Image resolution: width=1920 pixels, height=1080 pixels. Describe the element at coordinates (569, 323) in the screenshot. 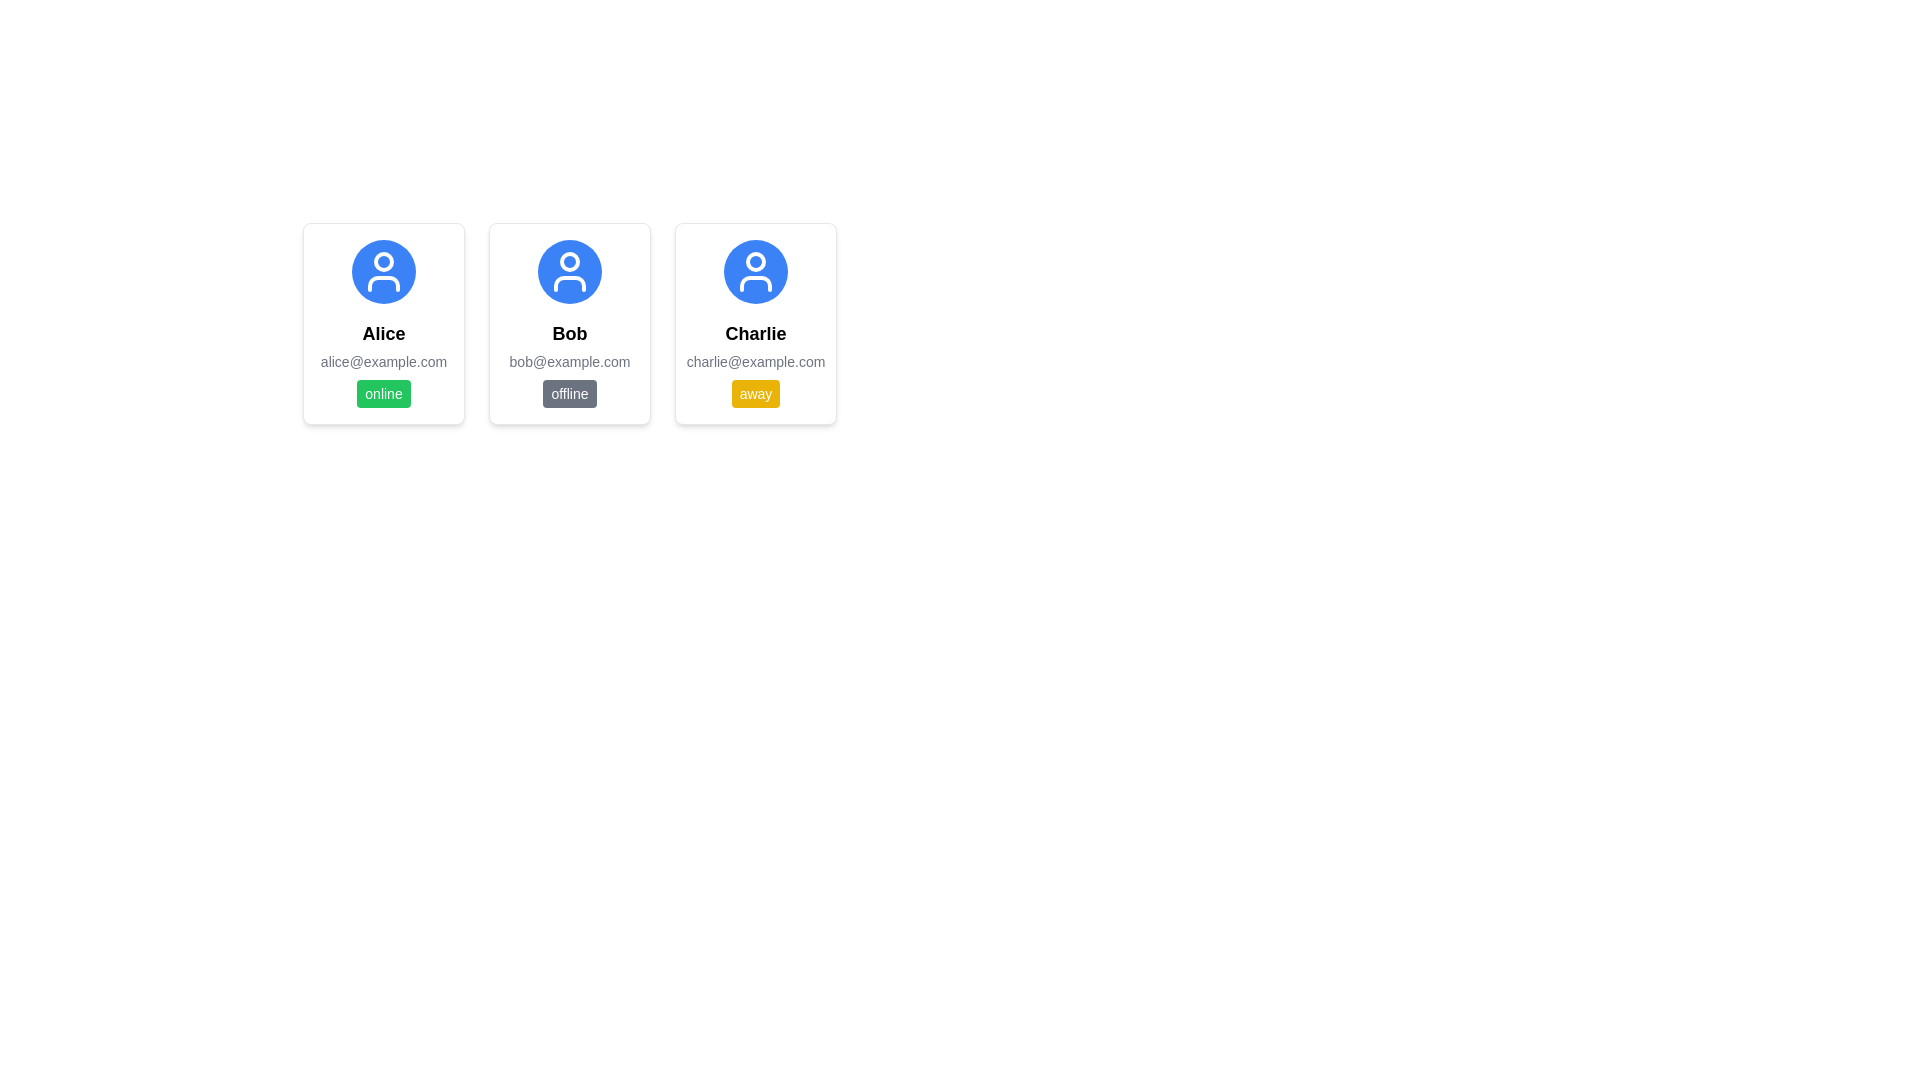

I see `the user information card for 'Bob', which displays his name, email, and online status, located at the center of the group of three profile cards` at that location.